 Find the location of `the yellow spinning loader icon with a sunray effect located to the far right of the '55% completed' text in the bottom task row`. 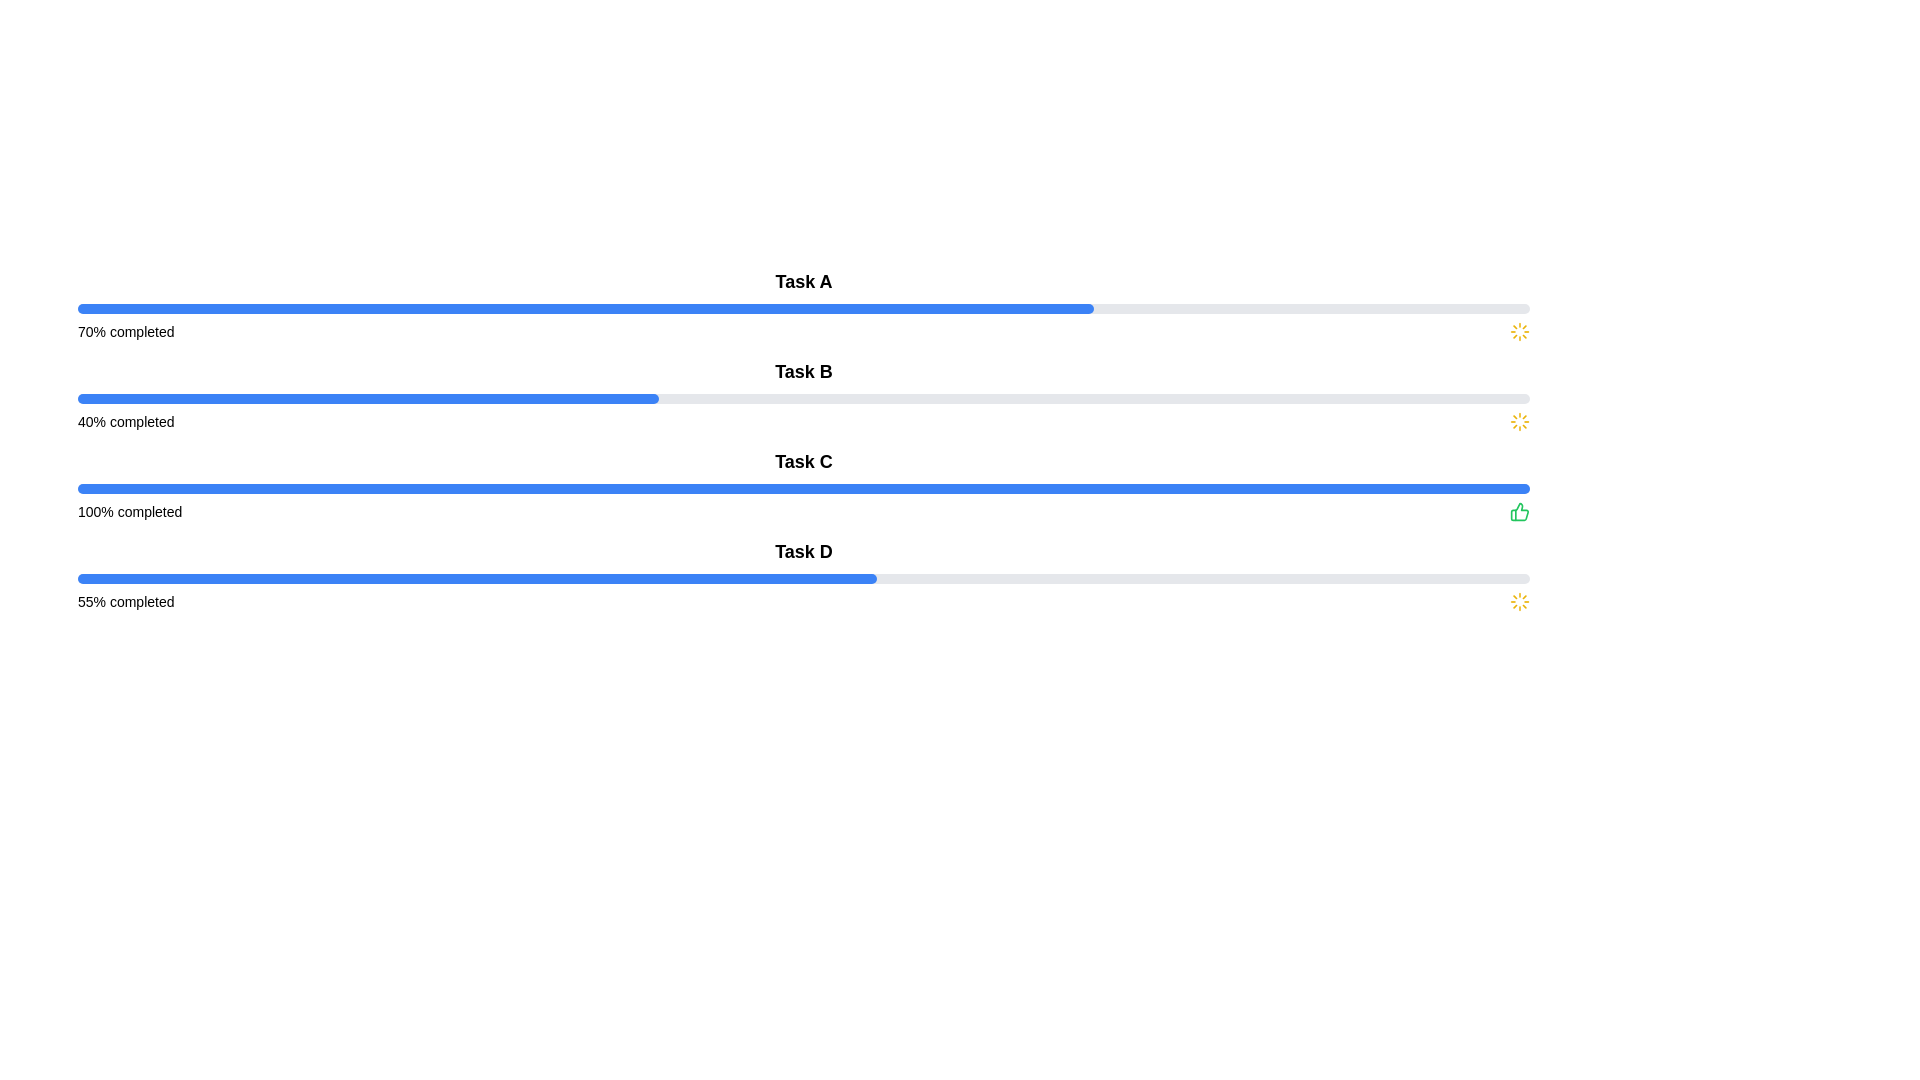

the yellow spinning loader icon with a sunray effect located to the far right of the '55% completed' text in the bottom task row is located at coordinates (1520, 600).